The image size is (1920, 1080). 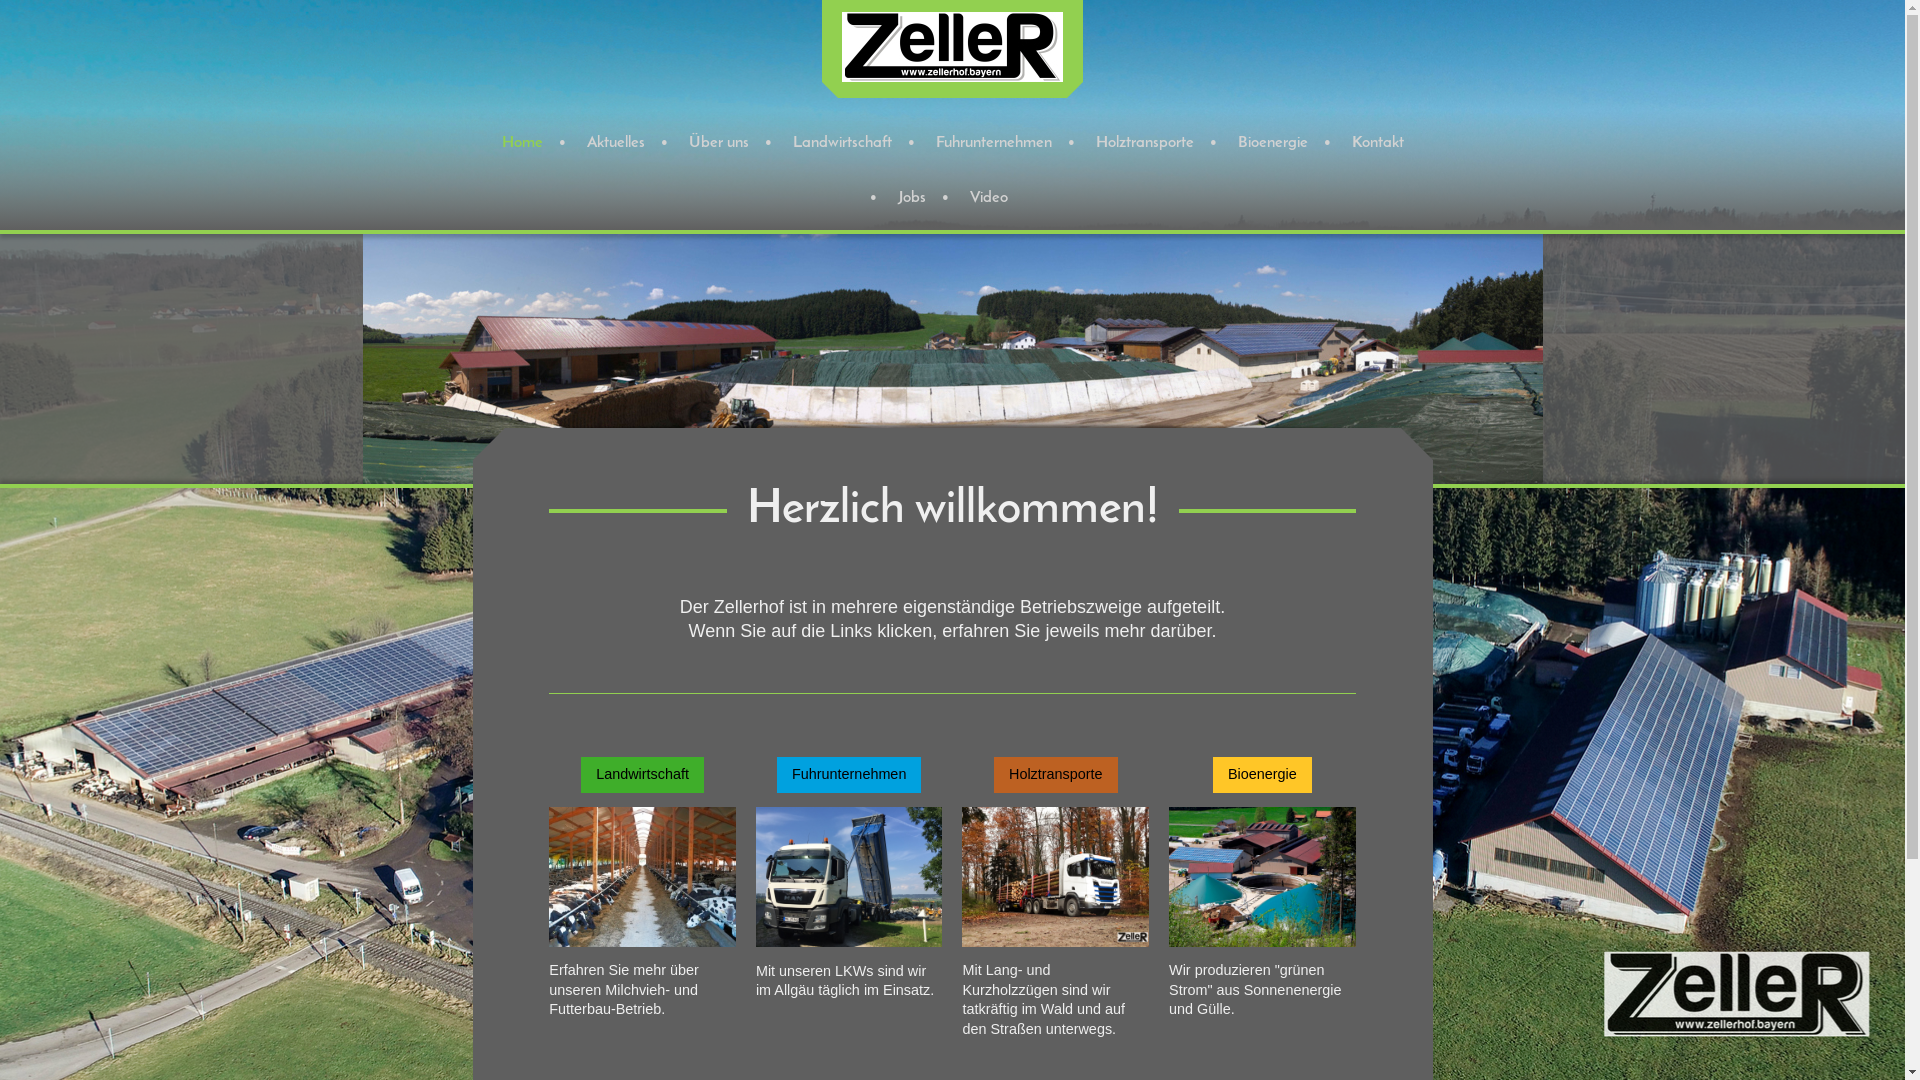 I want to click on 'Aktuelles', so click(x=613, y=142).